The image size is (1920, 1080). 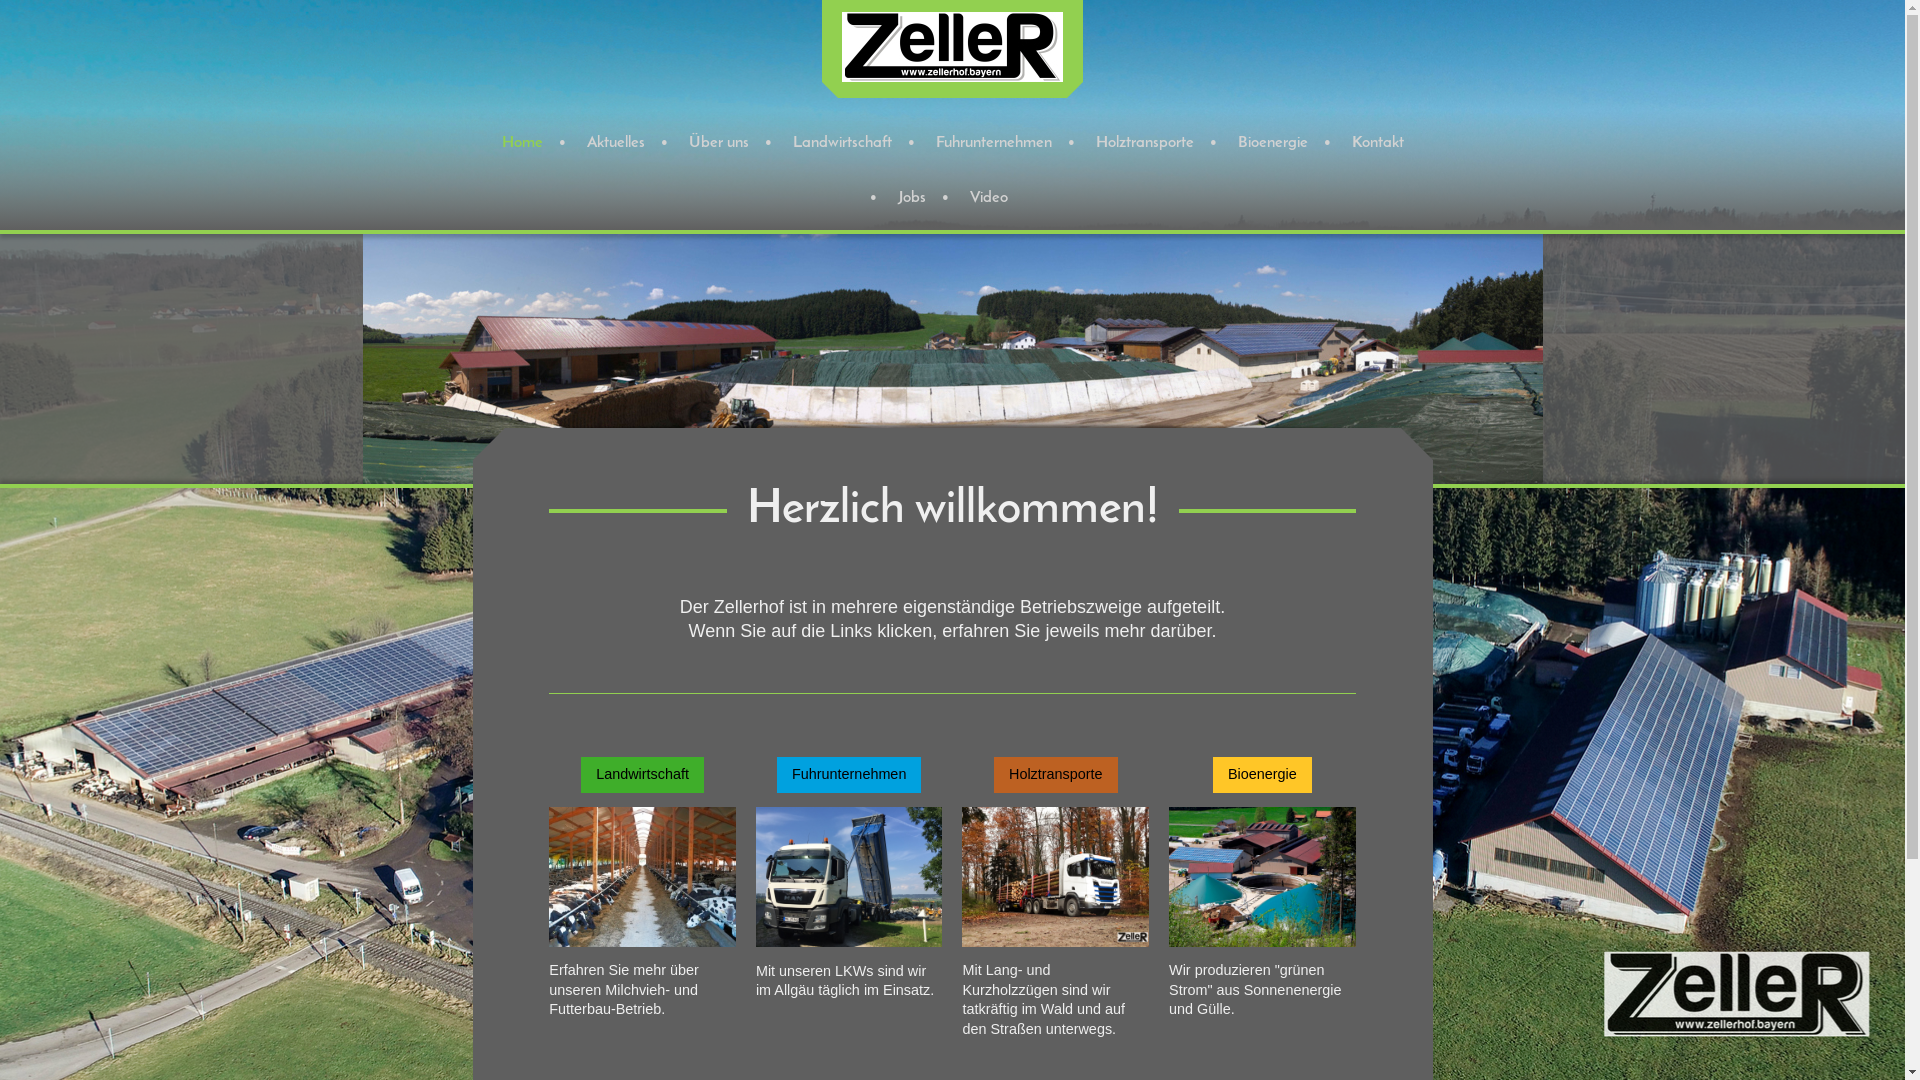 I want to click on 'Aktuelles', so click(x=613, y=142).